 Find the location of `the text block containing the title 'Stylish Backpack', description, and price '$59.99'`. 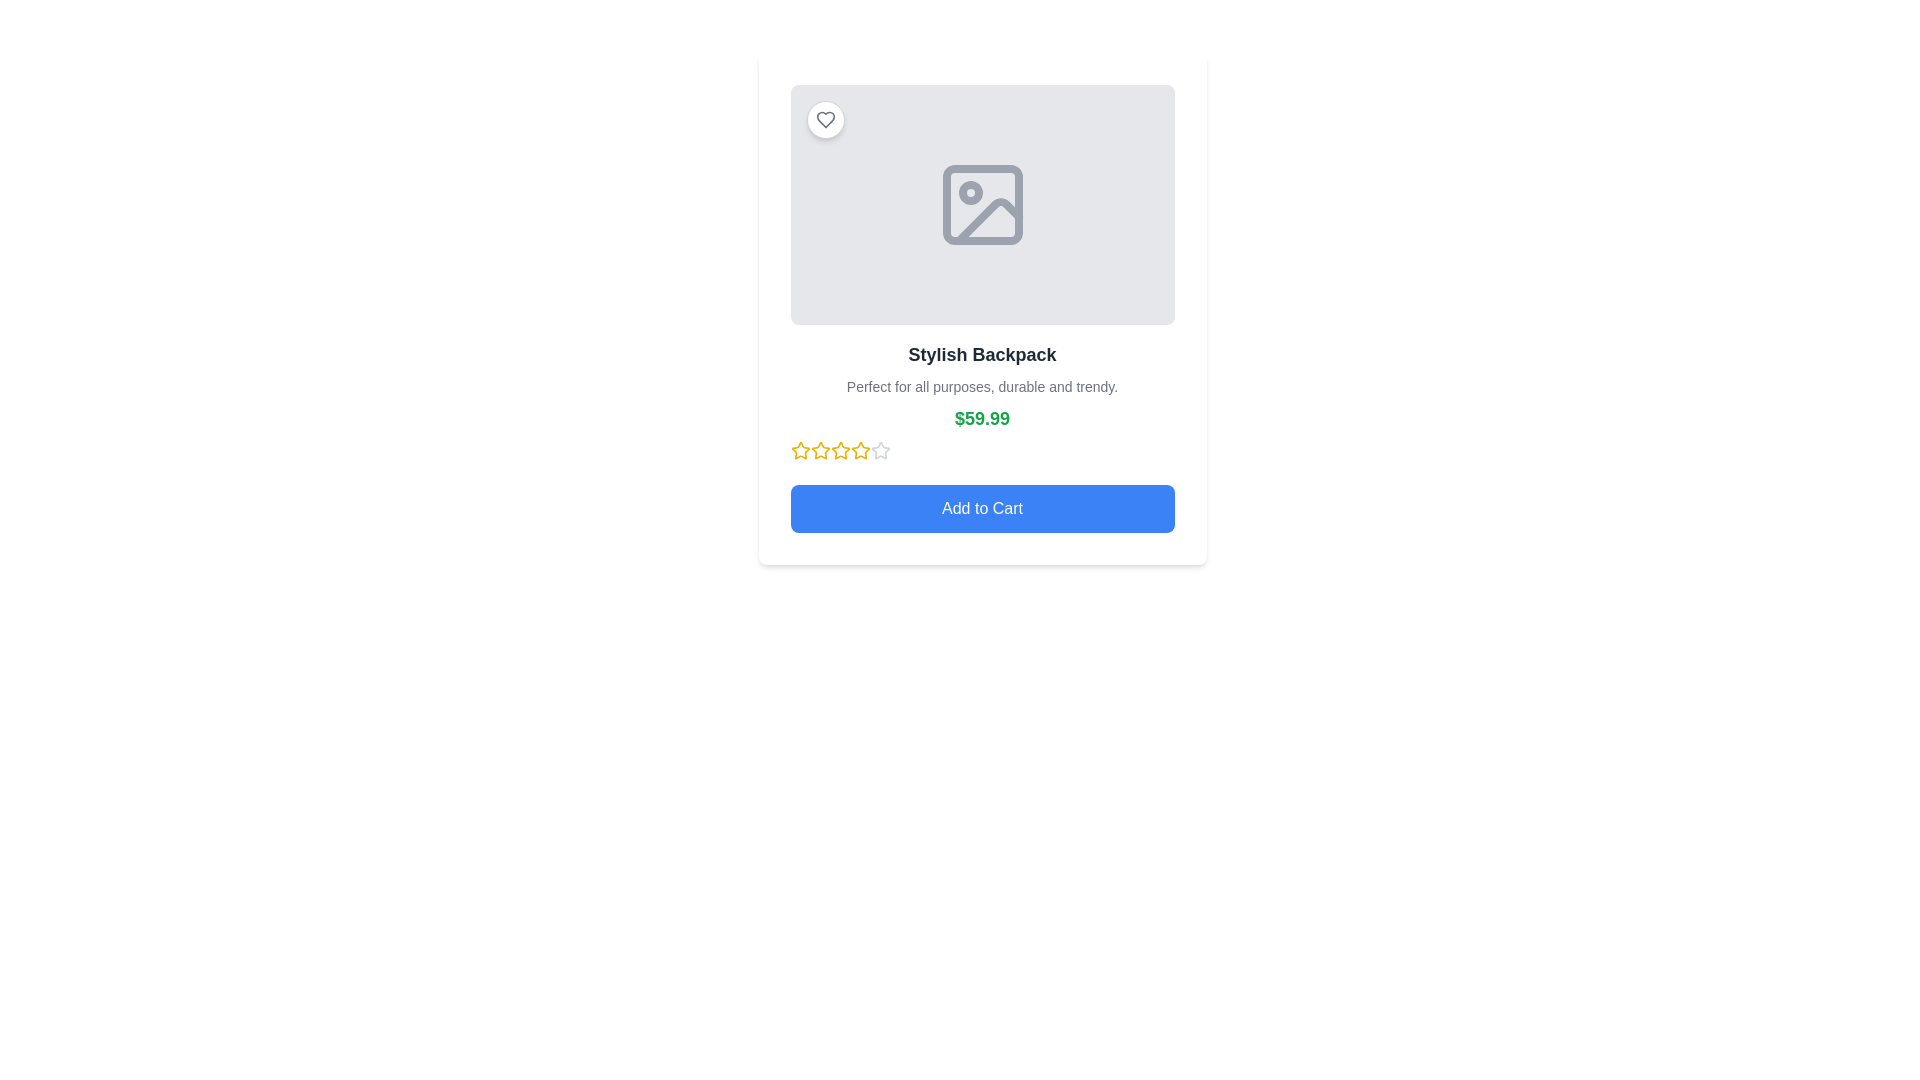

the text block containing the title 'Stylish Backpack', description, and price '$59.99' is located at coordinates (982, 401).